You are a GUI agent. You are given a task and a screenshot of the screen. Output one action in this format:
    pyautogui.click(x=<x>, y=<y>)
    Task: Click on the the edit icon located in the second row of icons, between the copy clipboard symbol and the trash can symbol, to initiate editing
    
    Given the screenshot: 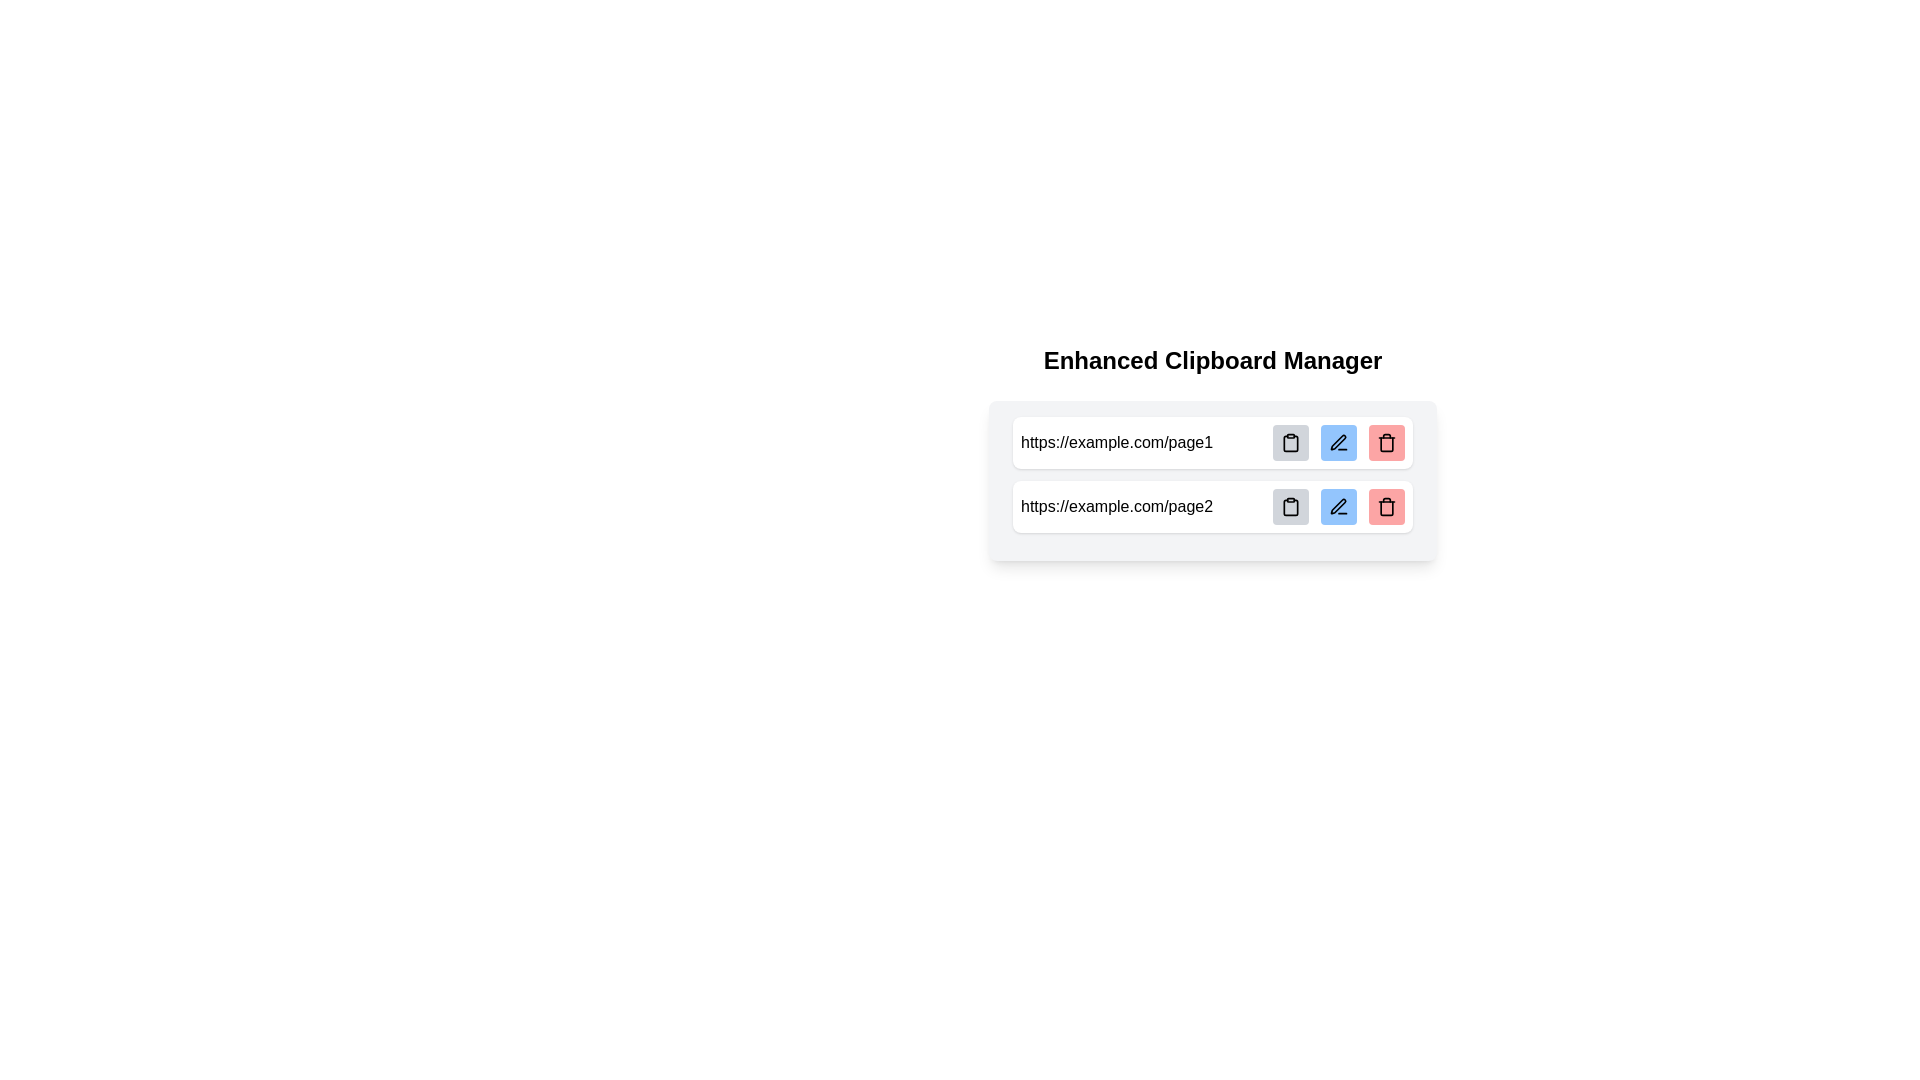 What is the action you would take?
    pyautogui.click(x=1338, y=441)
    